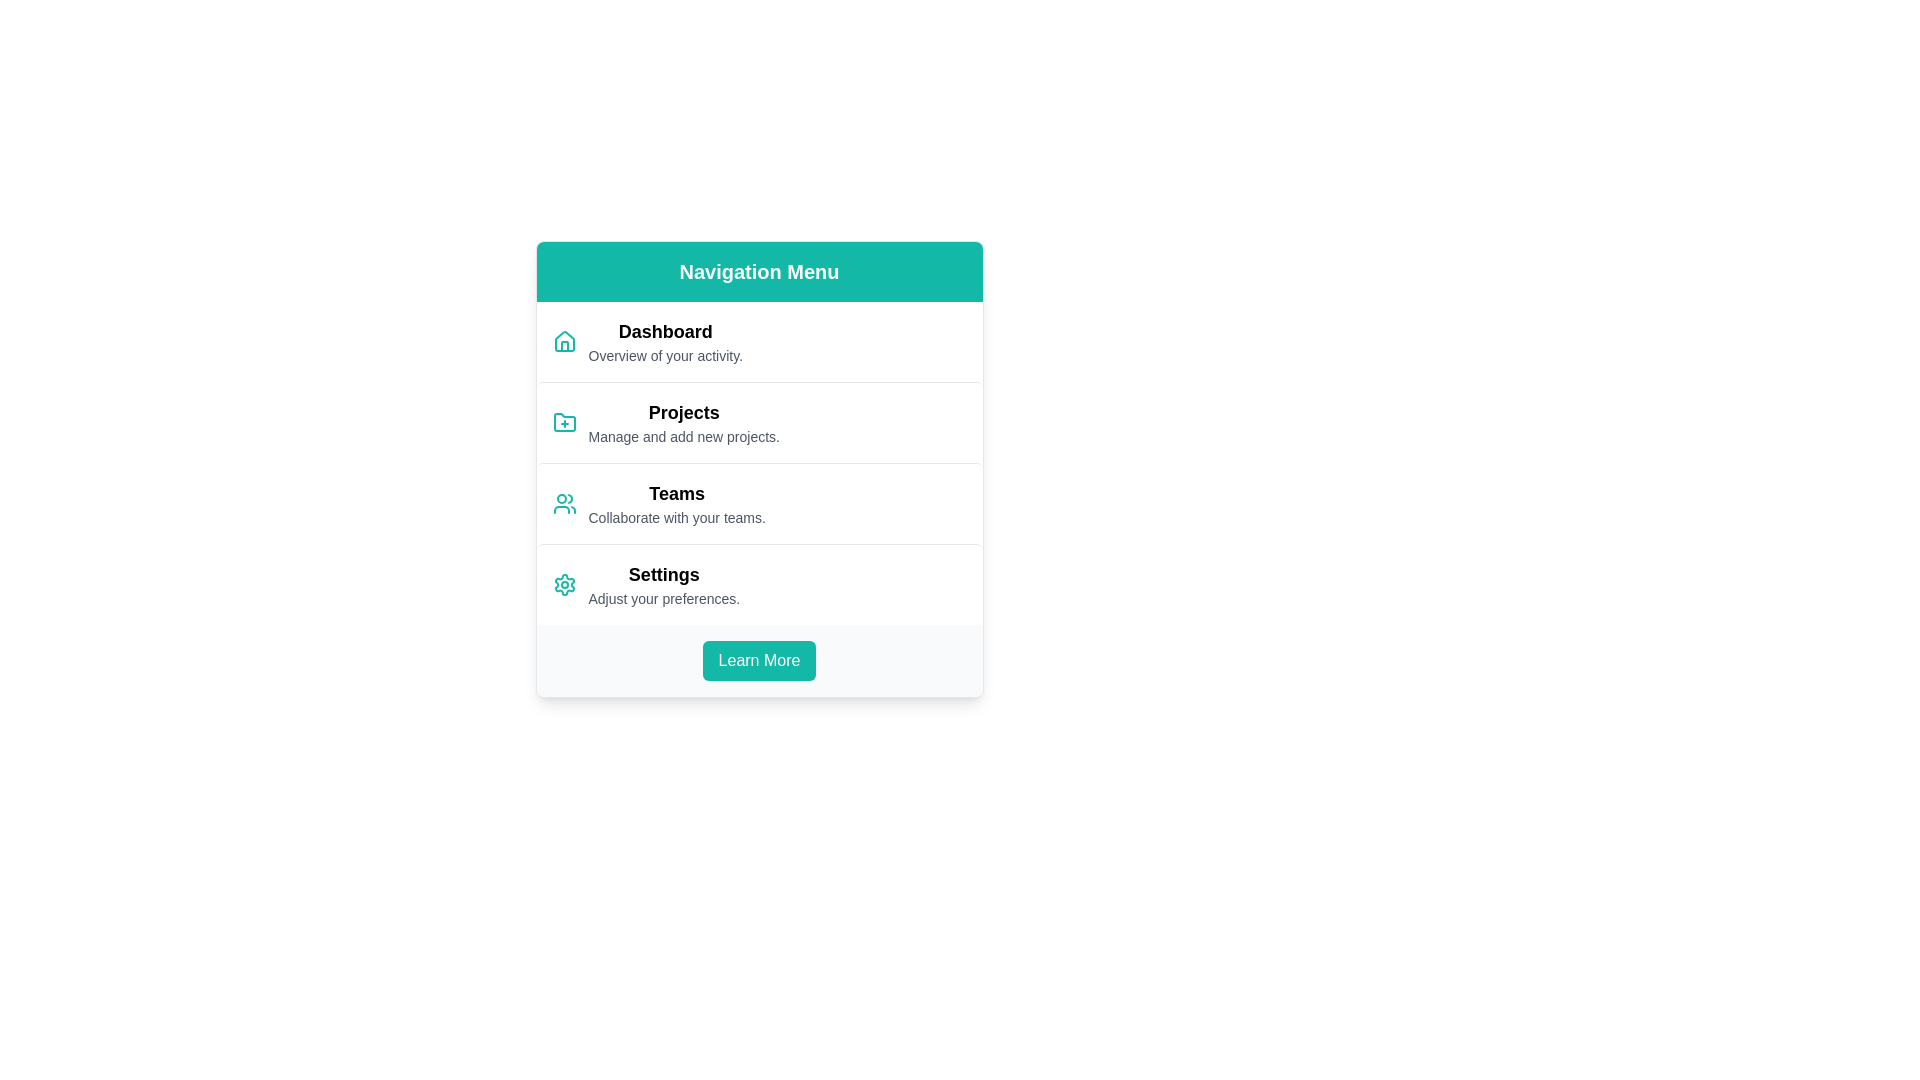  I want to click on the 'Dashboard' text label in the navigation menu, which serves as a title for that section, so click(665, 330).